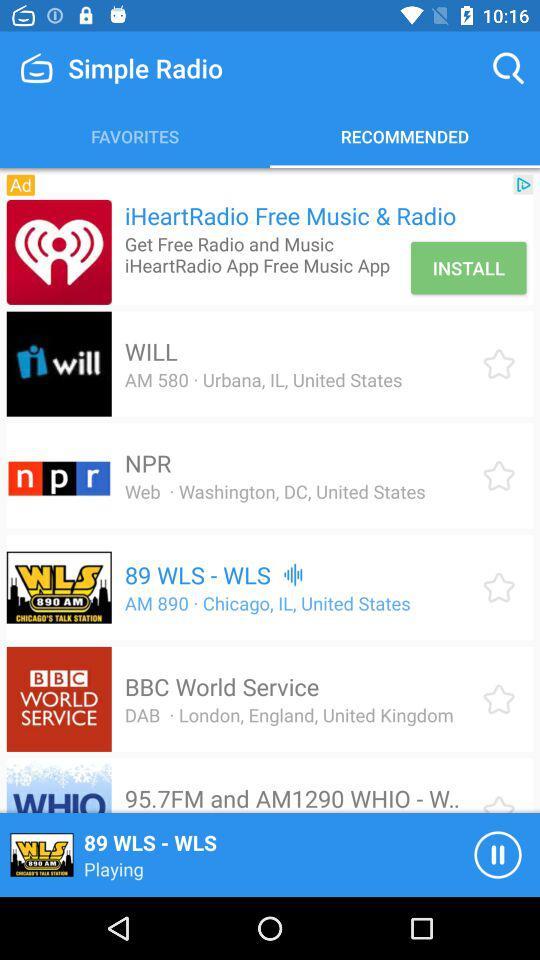 This screenshot has width=540, height=960. I want to click on an advertisements, so click(59, 251).